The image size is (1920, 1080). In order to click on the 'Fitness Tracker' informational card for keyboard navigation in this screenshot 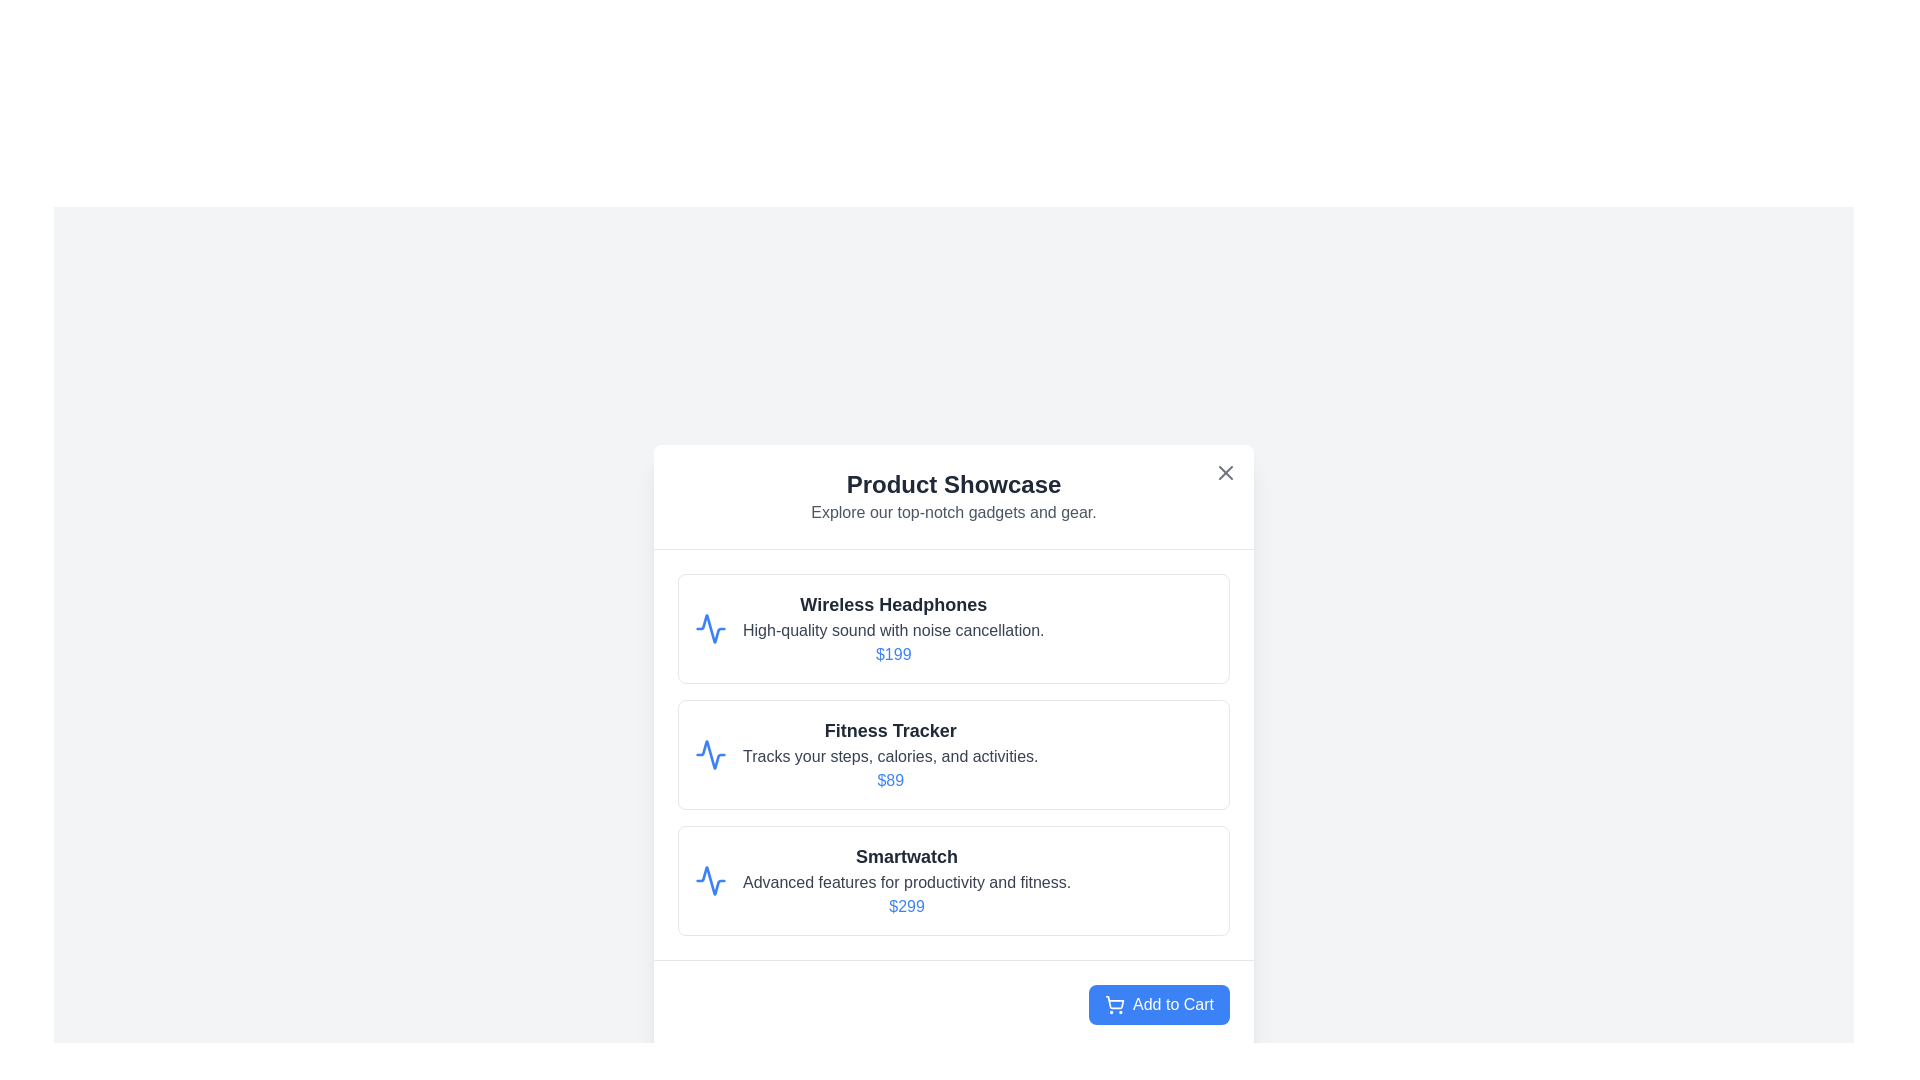, I will do `click(889, 755)`.